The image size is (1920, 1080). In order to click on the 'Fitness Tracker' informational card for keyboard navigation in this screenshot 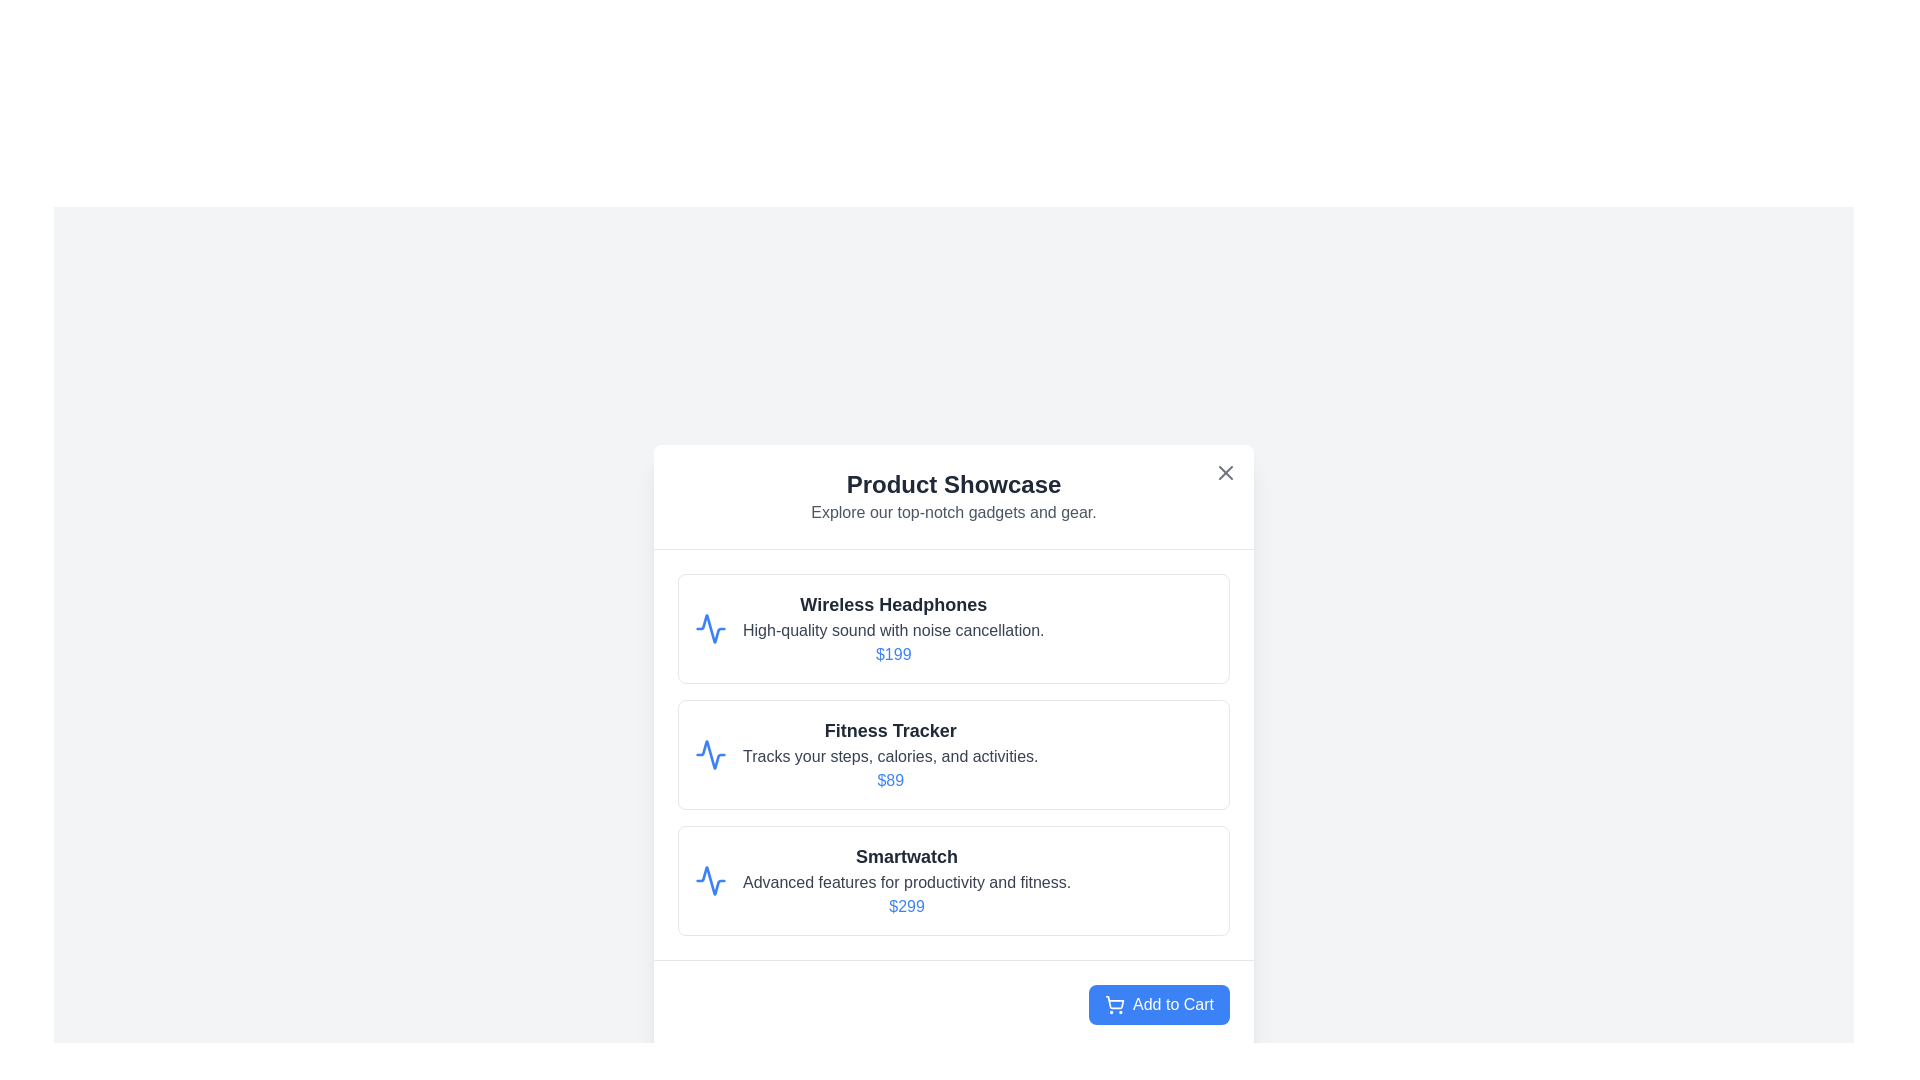, I will do `click(889, 755)`.